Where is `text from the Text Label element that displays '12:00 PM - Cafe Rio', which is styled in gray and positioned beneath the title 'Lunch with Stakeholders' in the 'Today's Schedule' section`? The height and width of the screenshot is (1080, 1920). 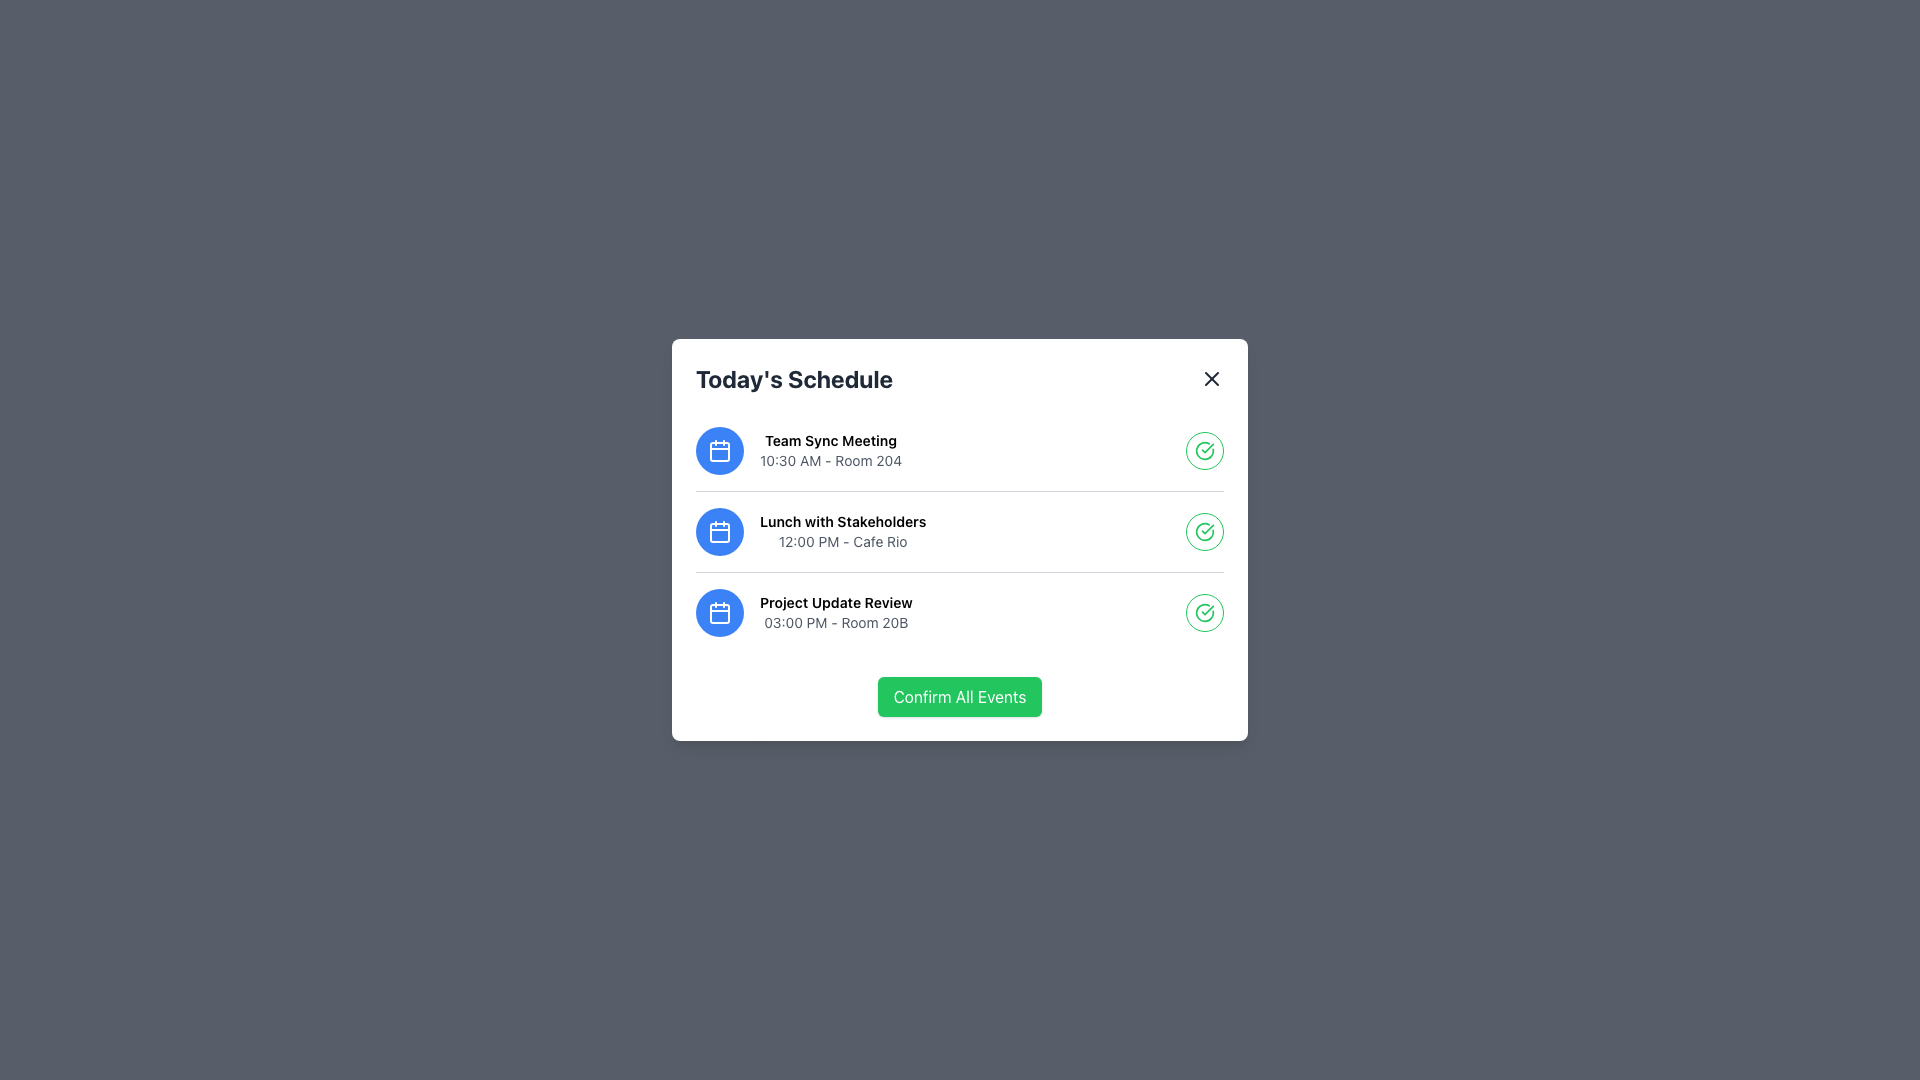
text from the Text Label element that displays '12:00 PM - Cafe Rio', which is styled in gray and positioned beneath the title 'Lunch with Stakeholders' in the 'Today's Schedule' section is located at coordinates (843, 542).